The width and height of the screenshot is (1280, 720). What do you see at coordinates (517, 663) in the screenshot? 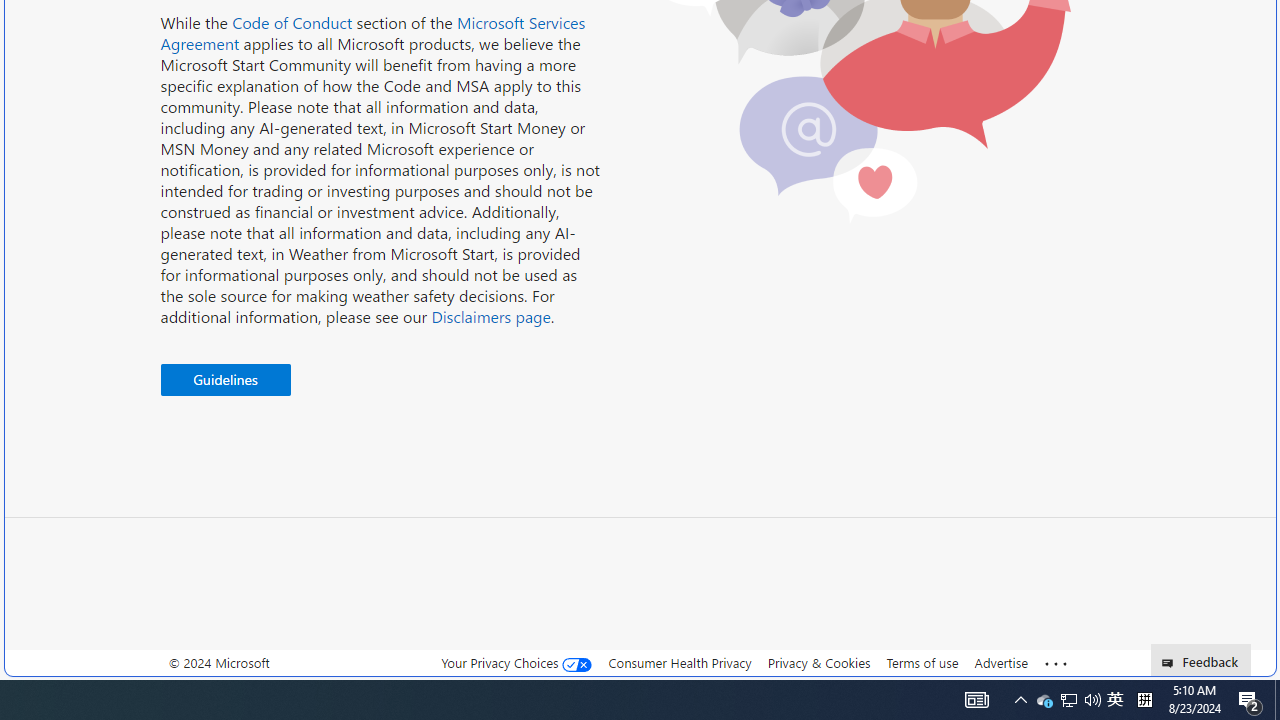
I see `'Your Privacy Choices'` at bounding box center [517, 663].